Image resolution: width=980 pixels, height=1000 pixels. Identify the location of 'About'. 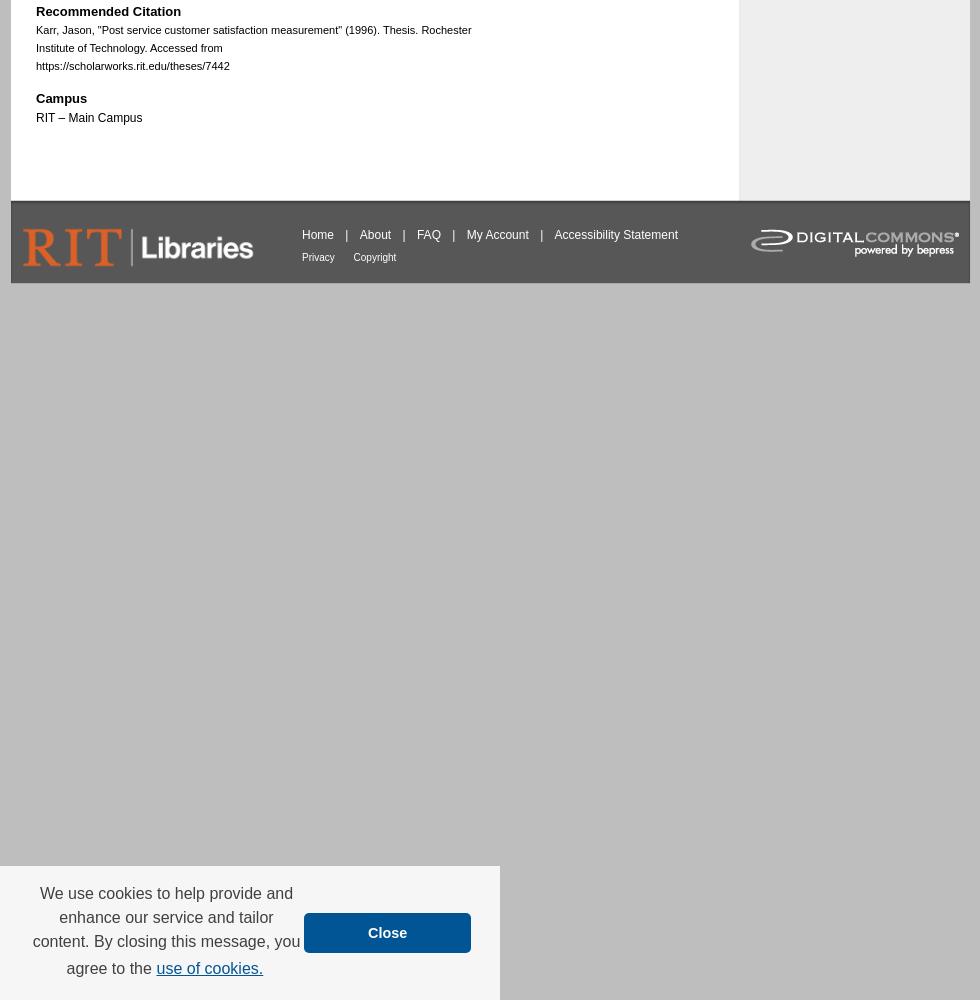
(358, 233).